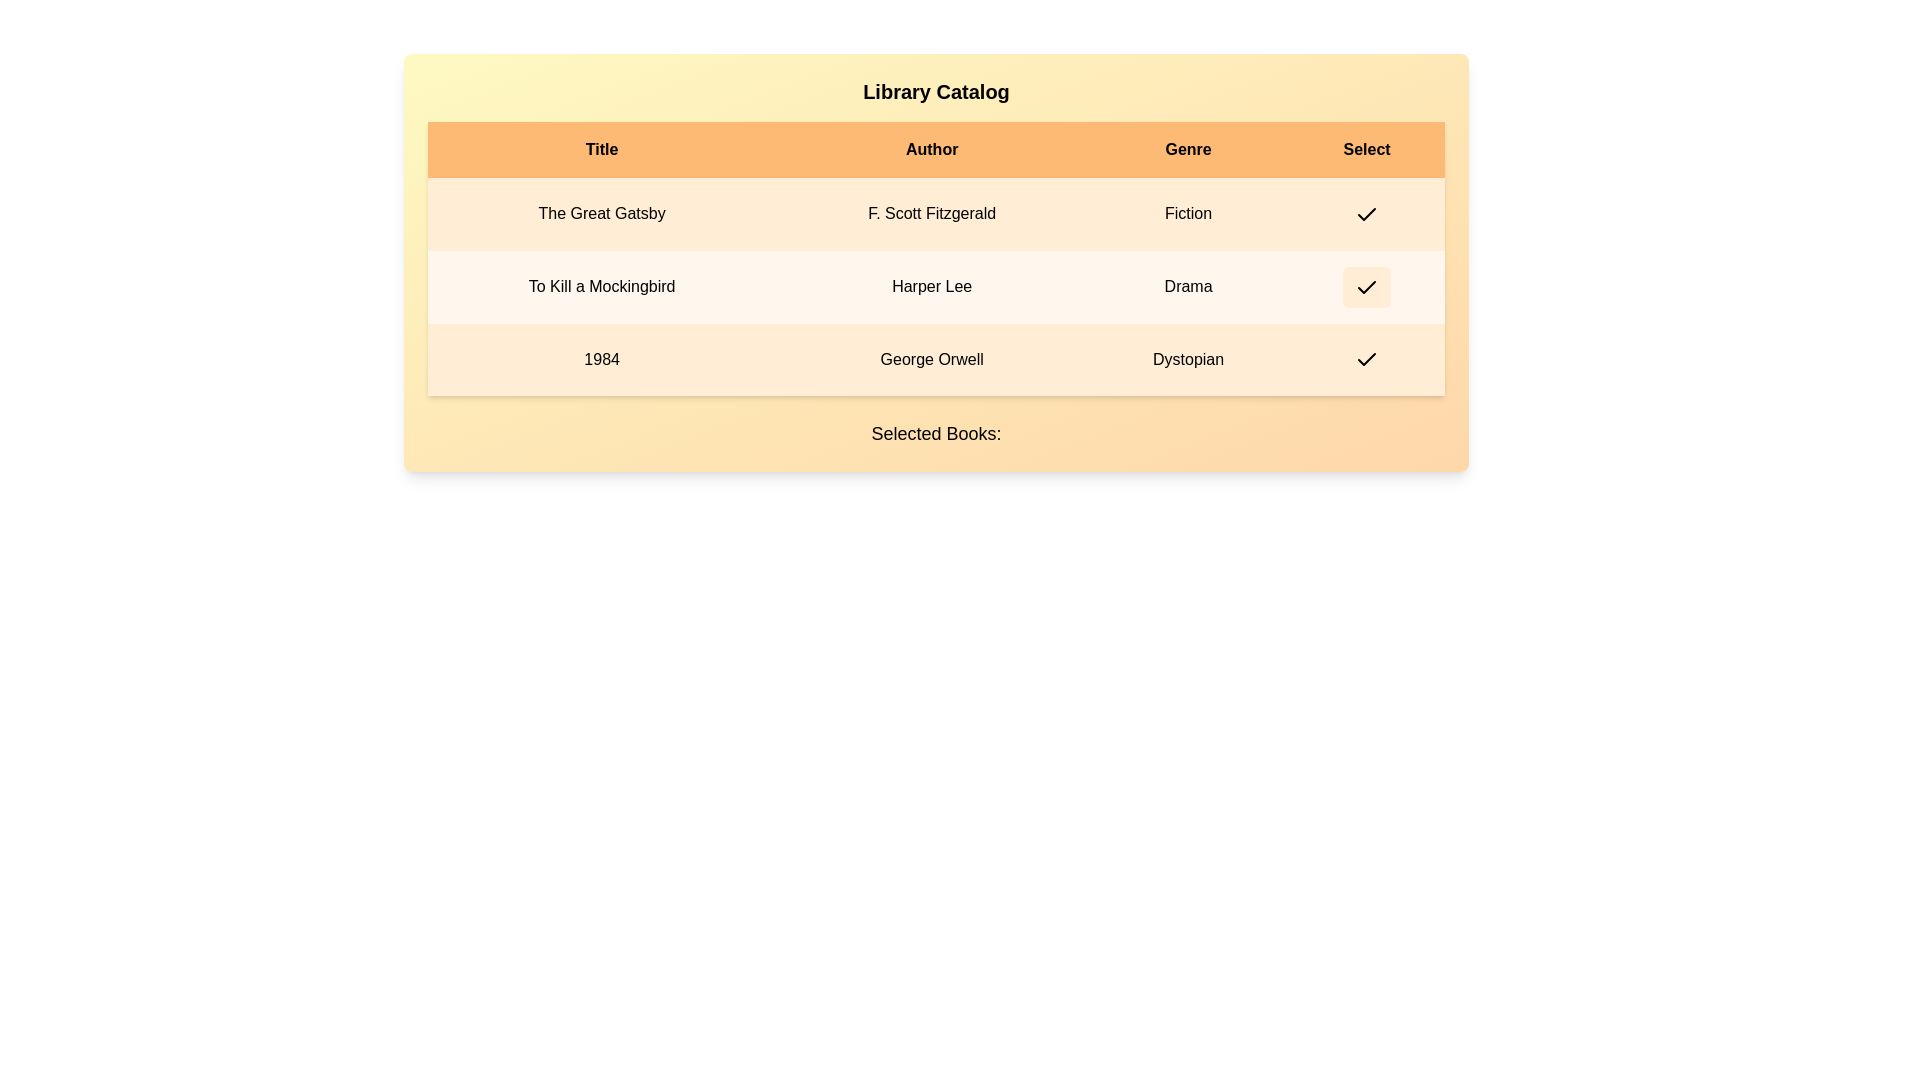 This screenshot has height=1080, width=1920. Describe the element at coordinates (1366, 214) in the screenshot. I see `the selection button in the top row under the 'Select' column to mark 'The Great Gatsby' as selected` at that location.